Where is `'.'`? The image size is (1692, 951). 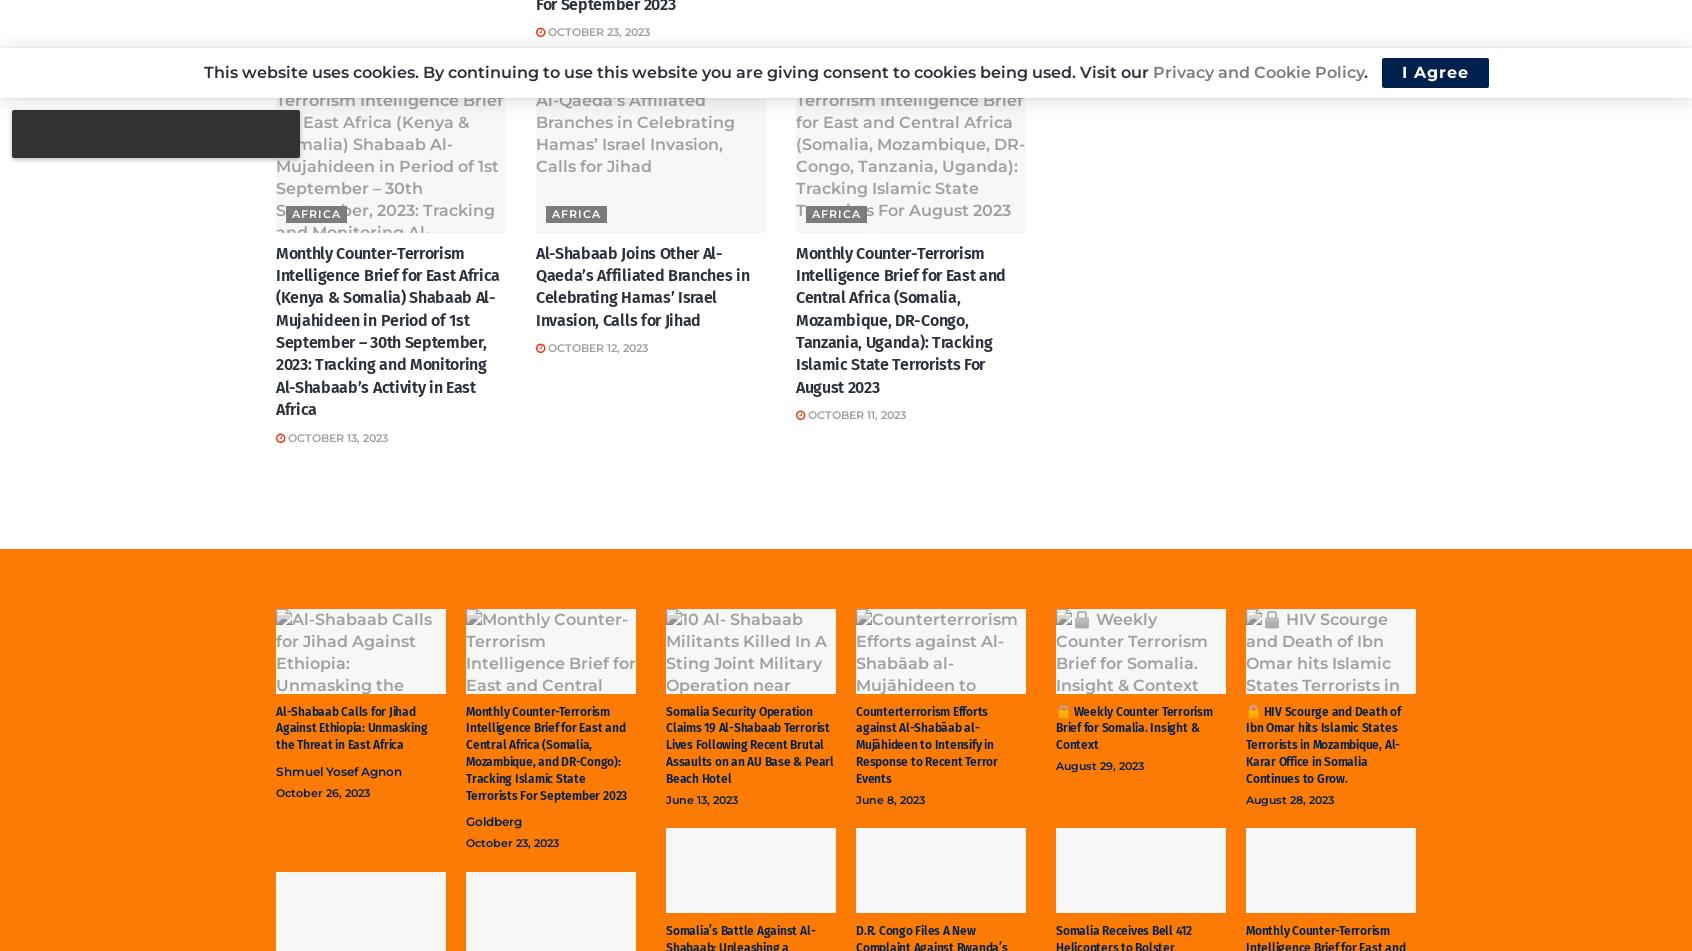 '.' is located at coordinates (1366, 72).